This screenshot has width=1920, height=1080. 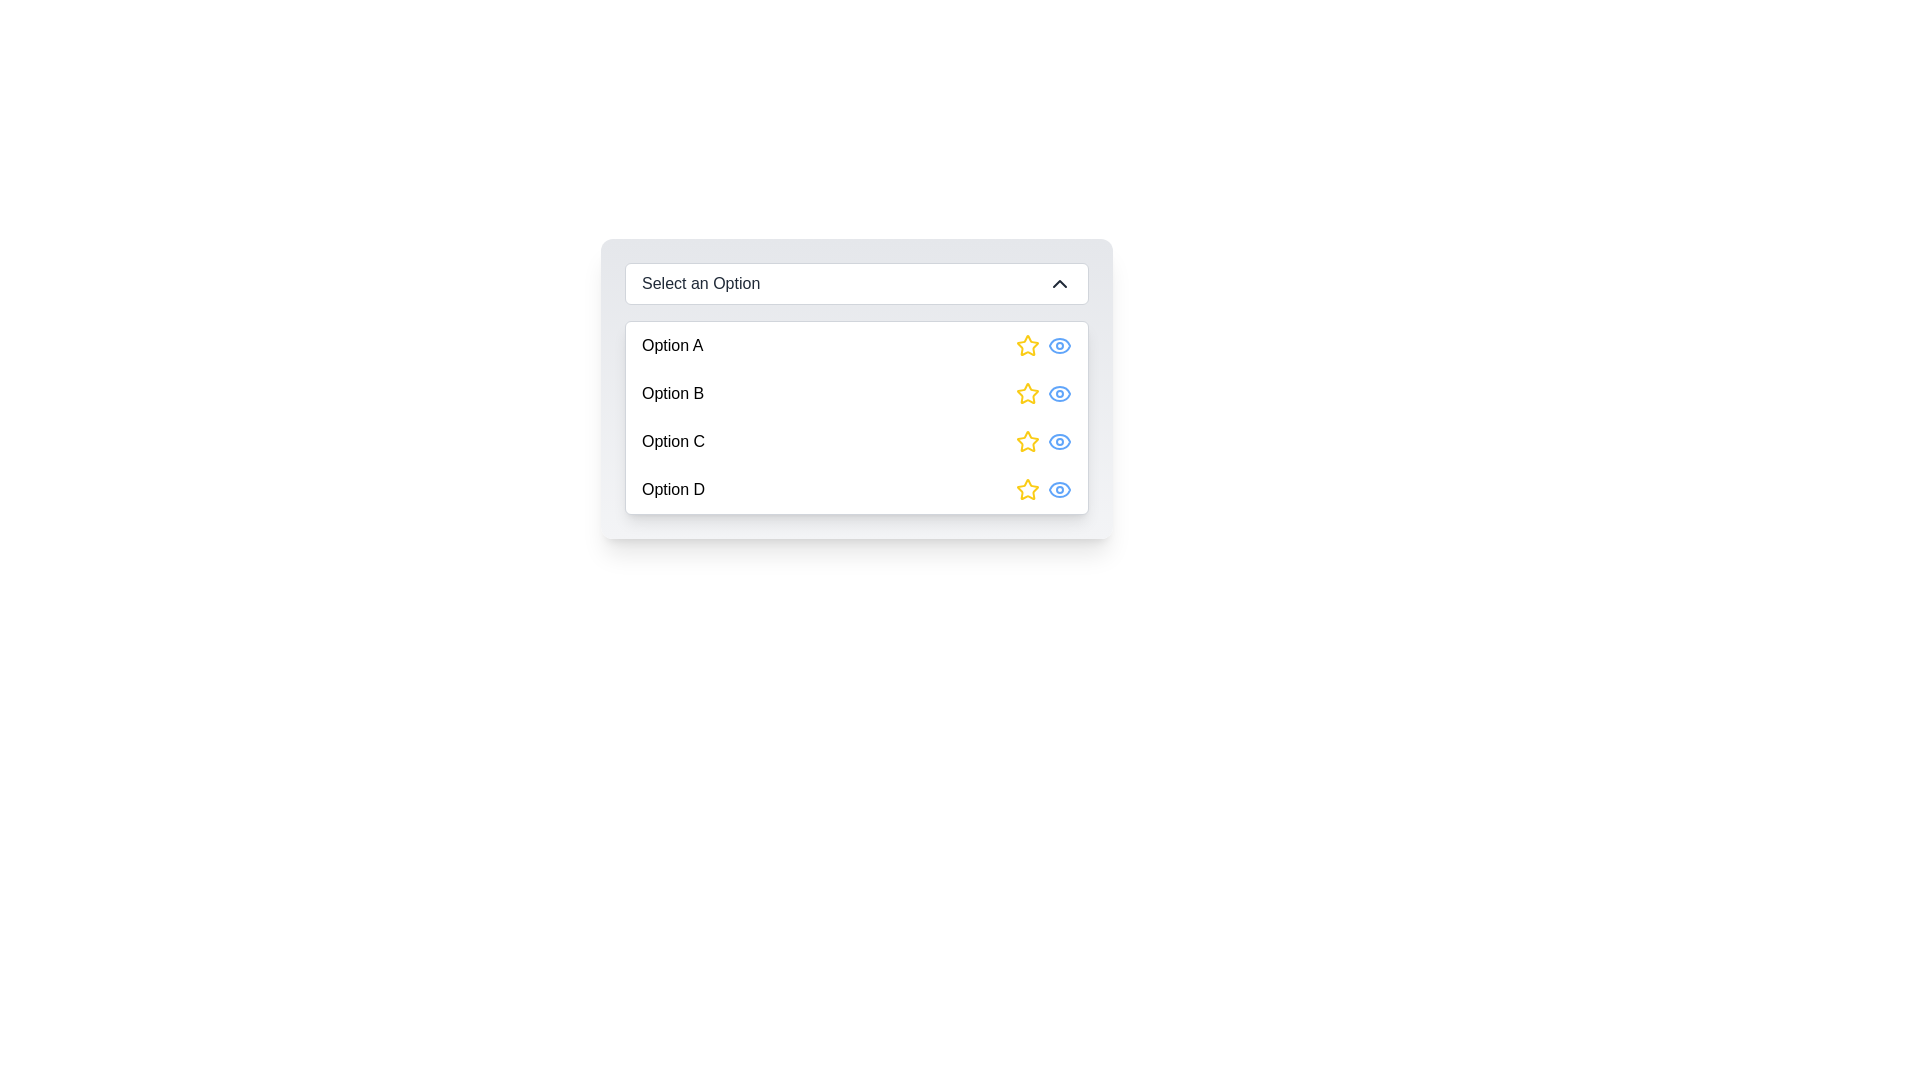 What do you see at coordinates (1059, 441) in the screenshot?
I see `the 'view' icon button located beside the label 'Option C'` at bounding box center [1059, 441].